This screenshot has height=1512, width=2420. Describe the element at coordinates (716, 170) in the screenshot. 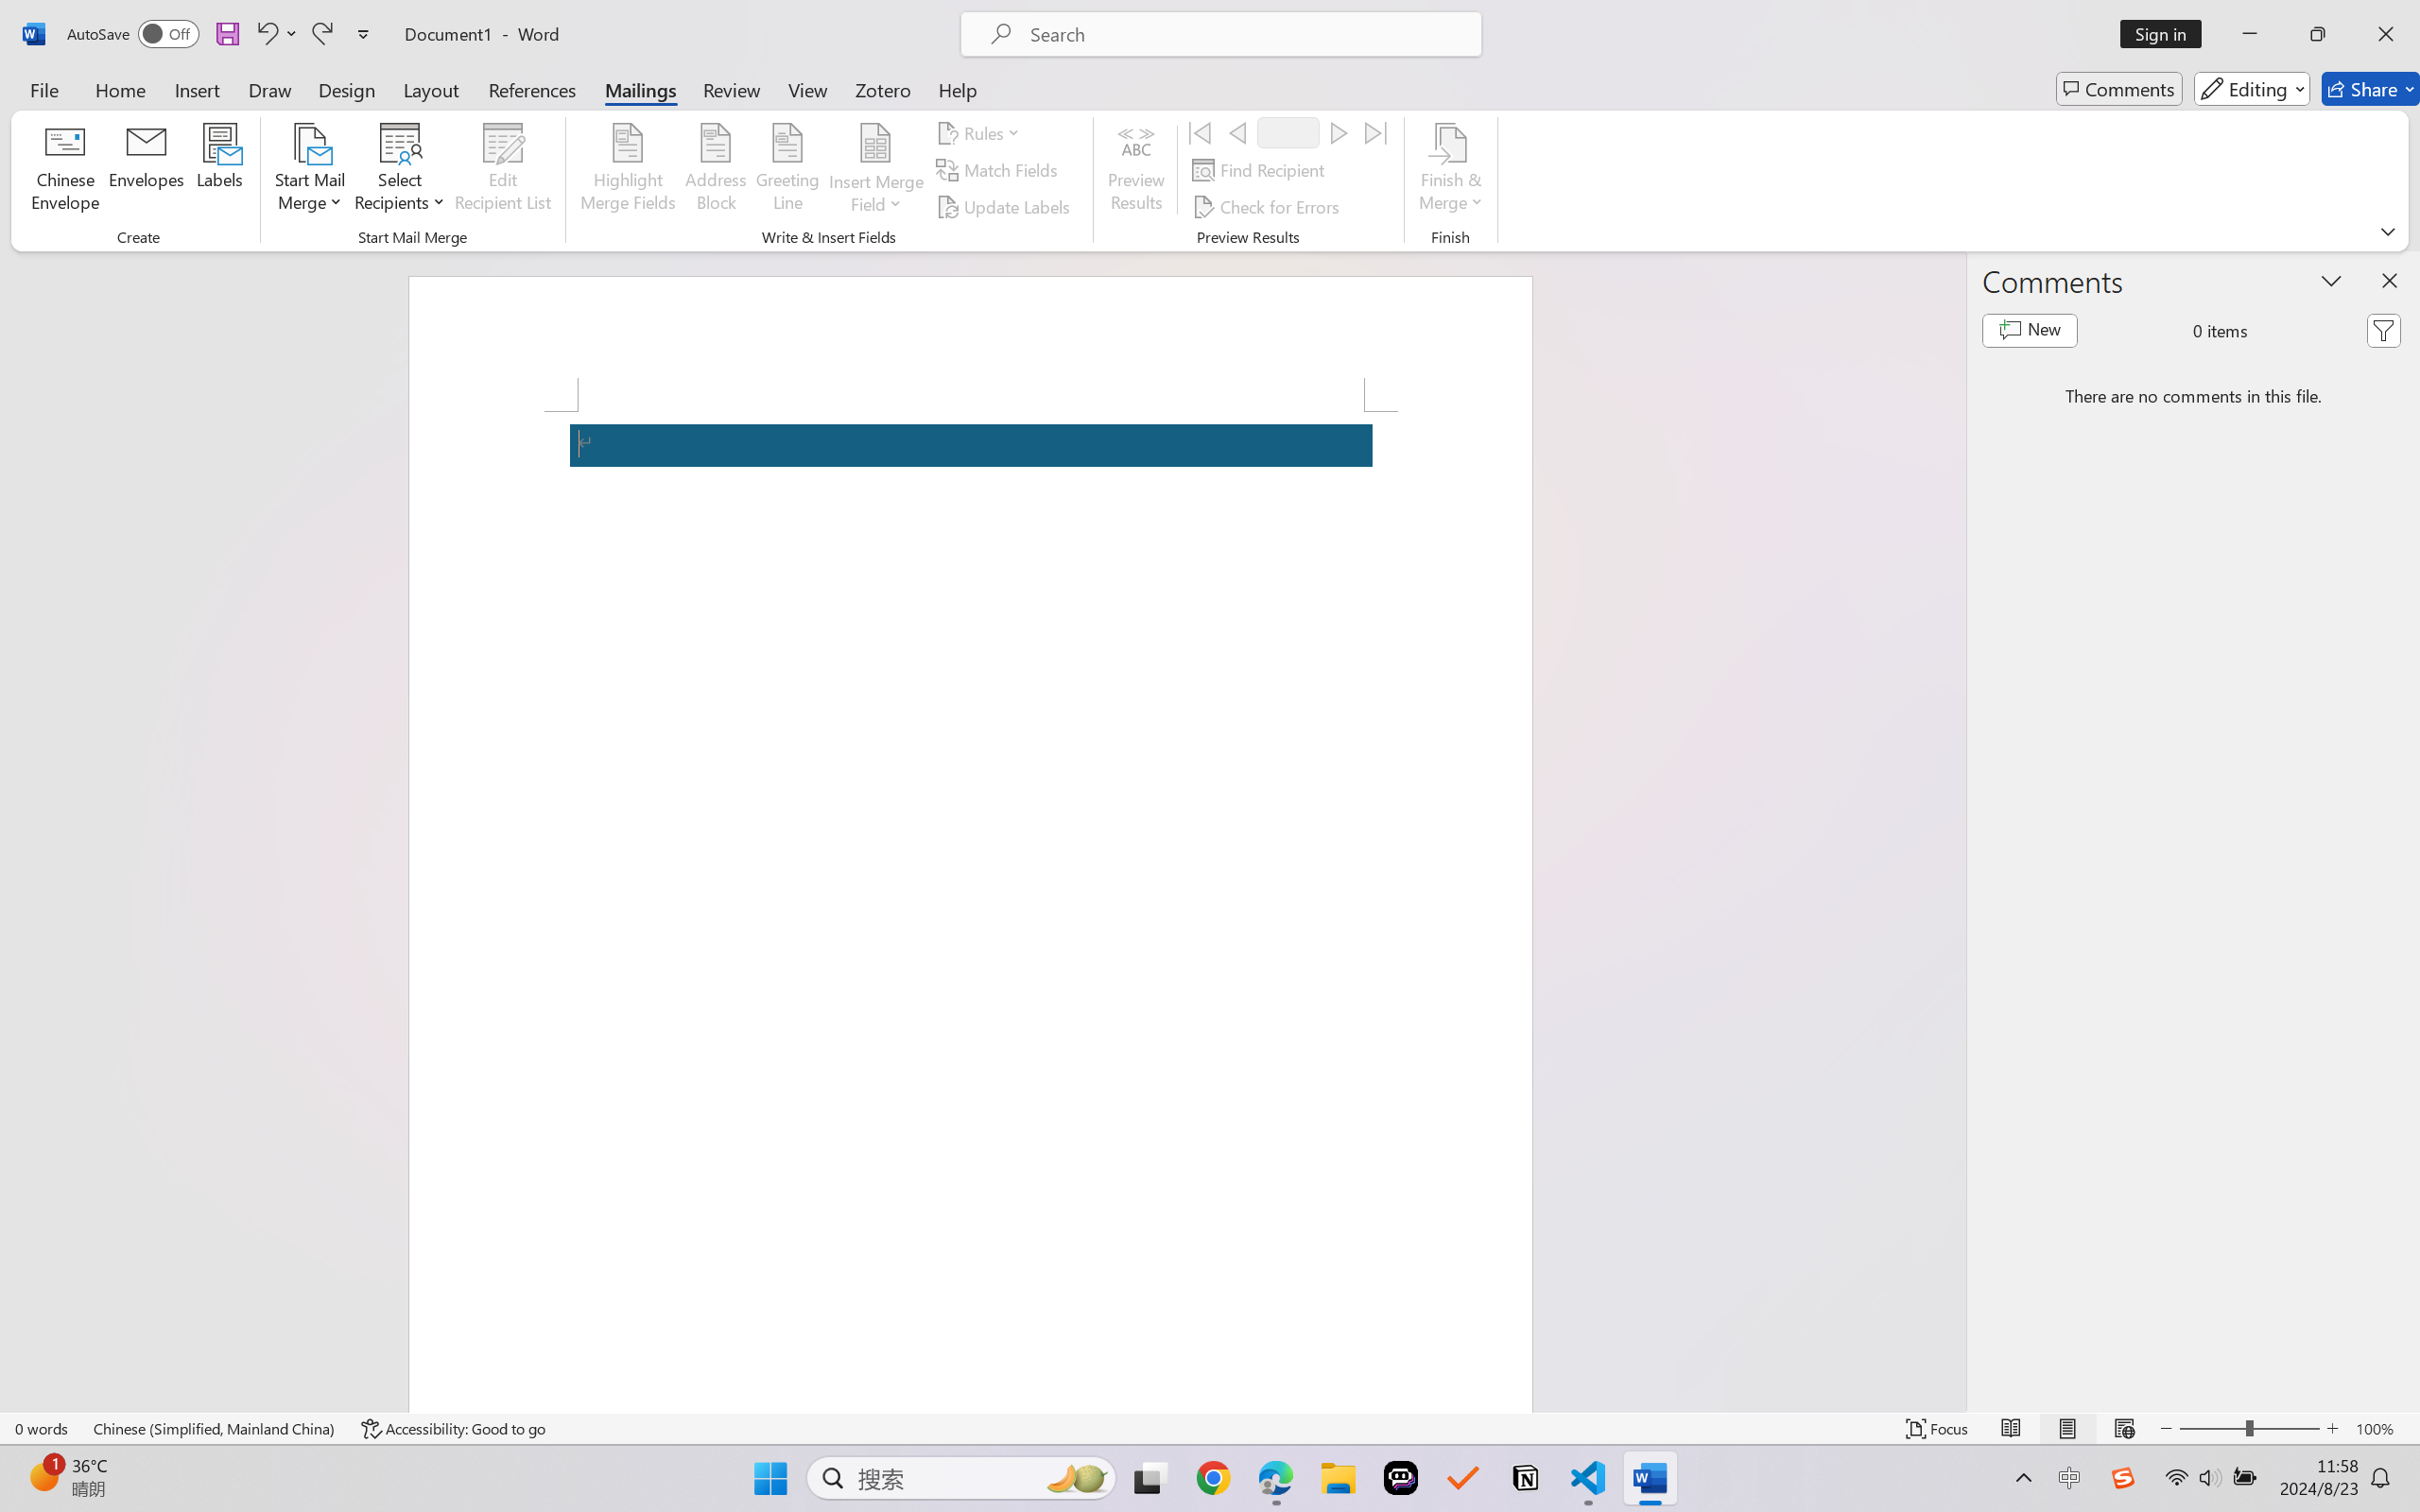

I see `'Address Block...'` at that location.